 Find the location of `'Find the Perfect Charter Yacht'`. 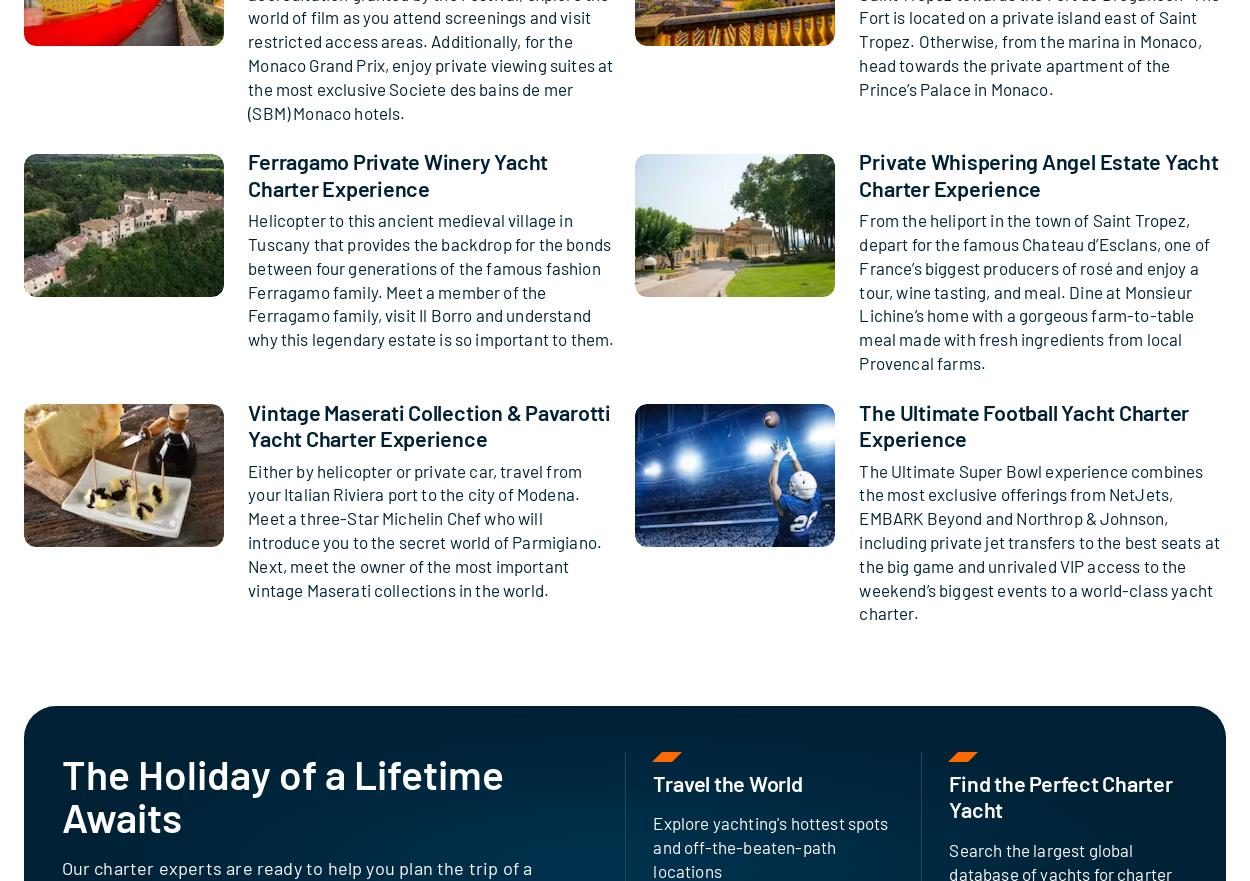

'Find the Perfect Charter Yacht' is located at coordinates (1060, 795).